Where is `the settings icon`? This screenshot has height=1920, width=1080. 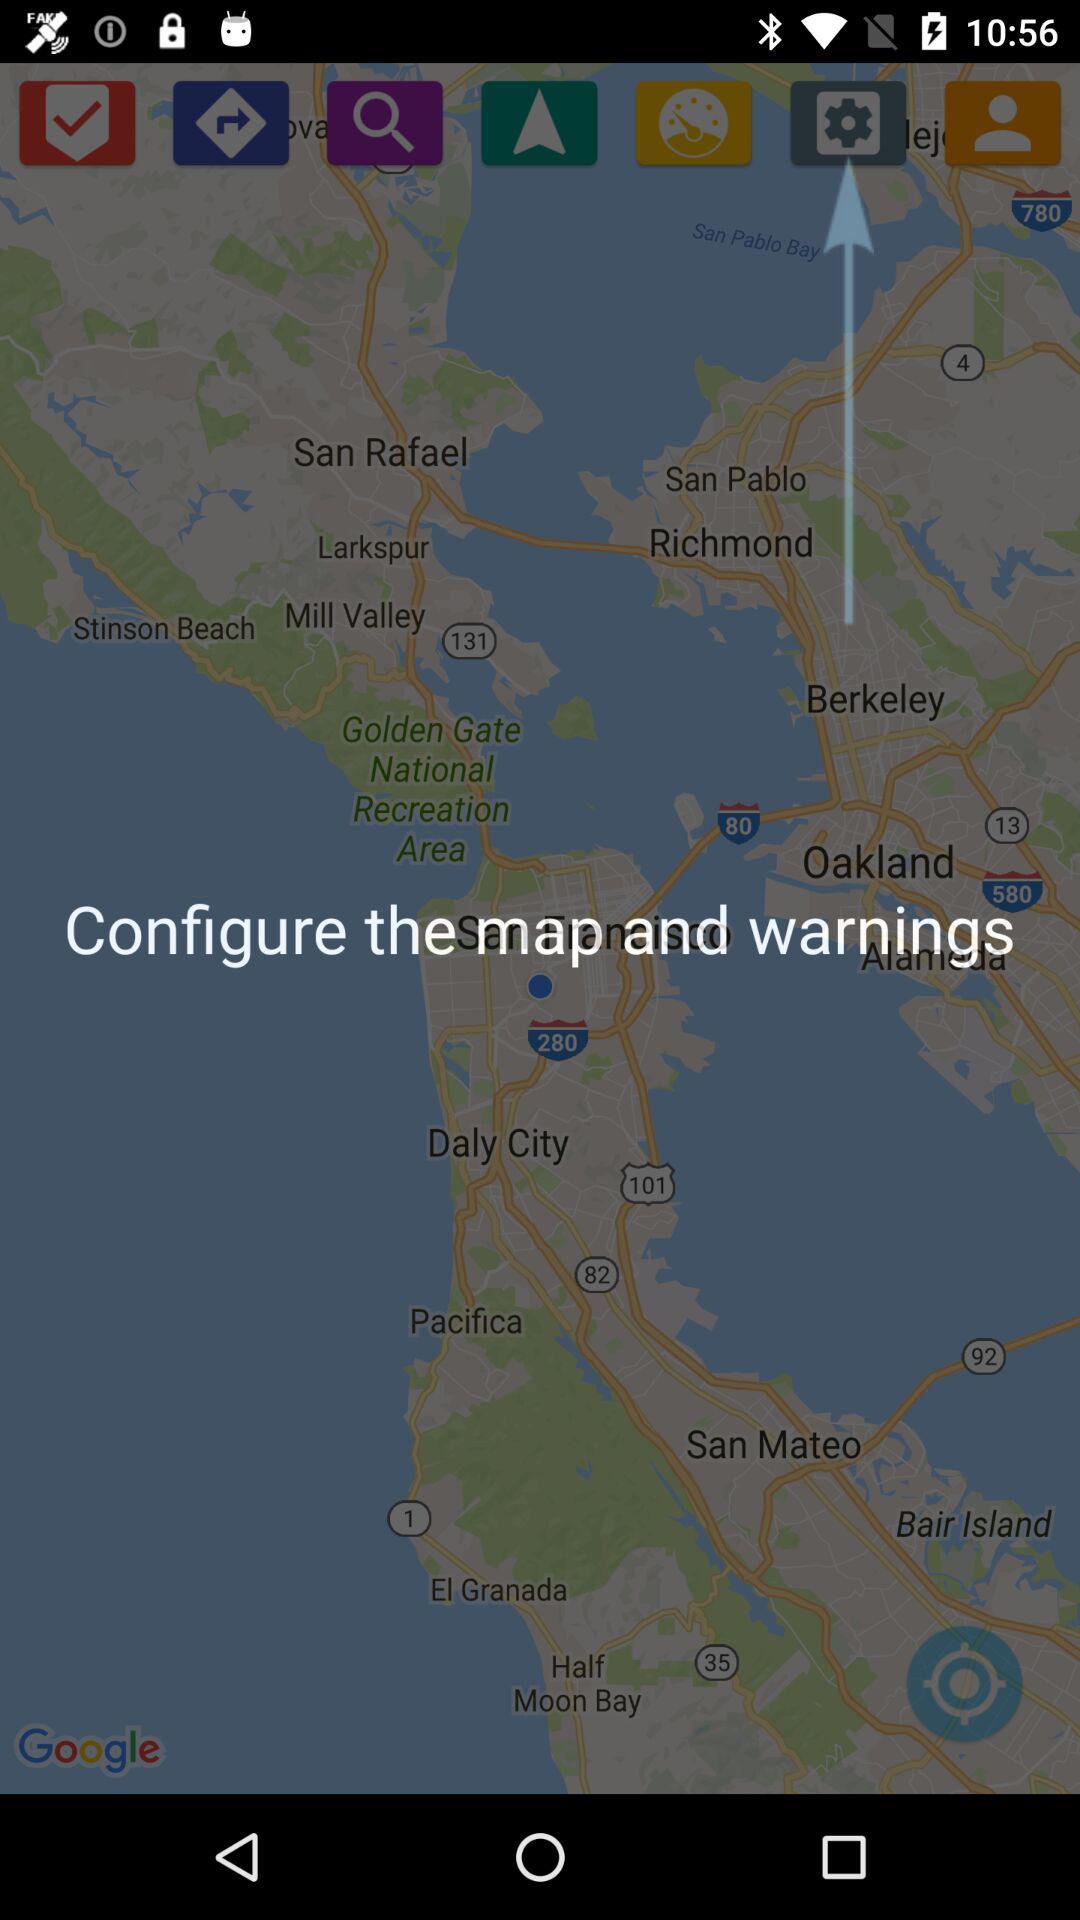
the settings icon is located at coordinates (692, 121).